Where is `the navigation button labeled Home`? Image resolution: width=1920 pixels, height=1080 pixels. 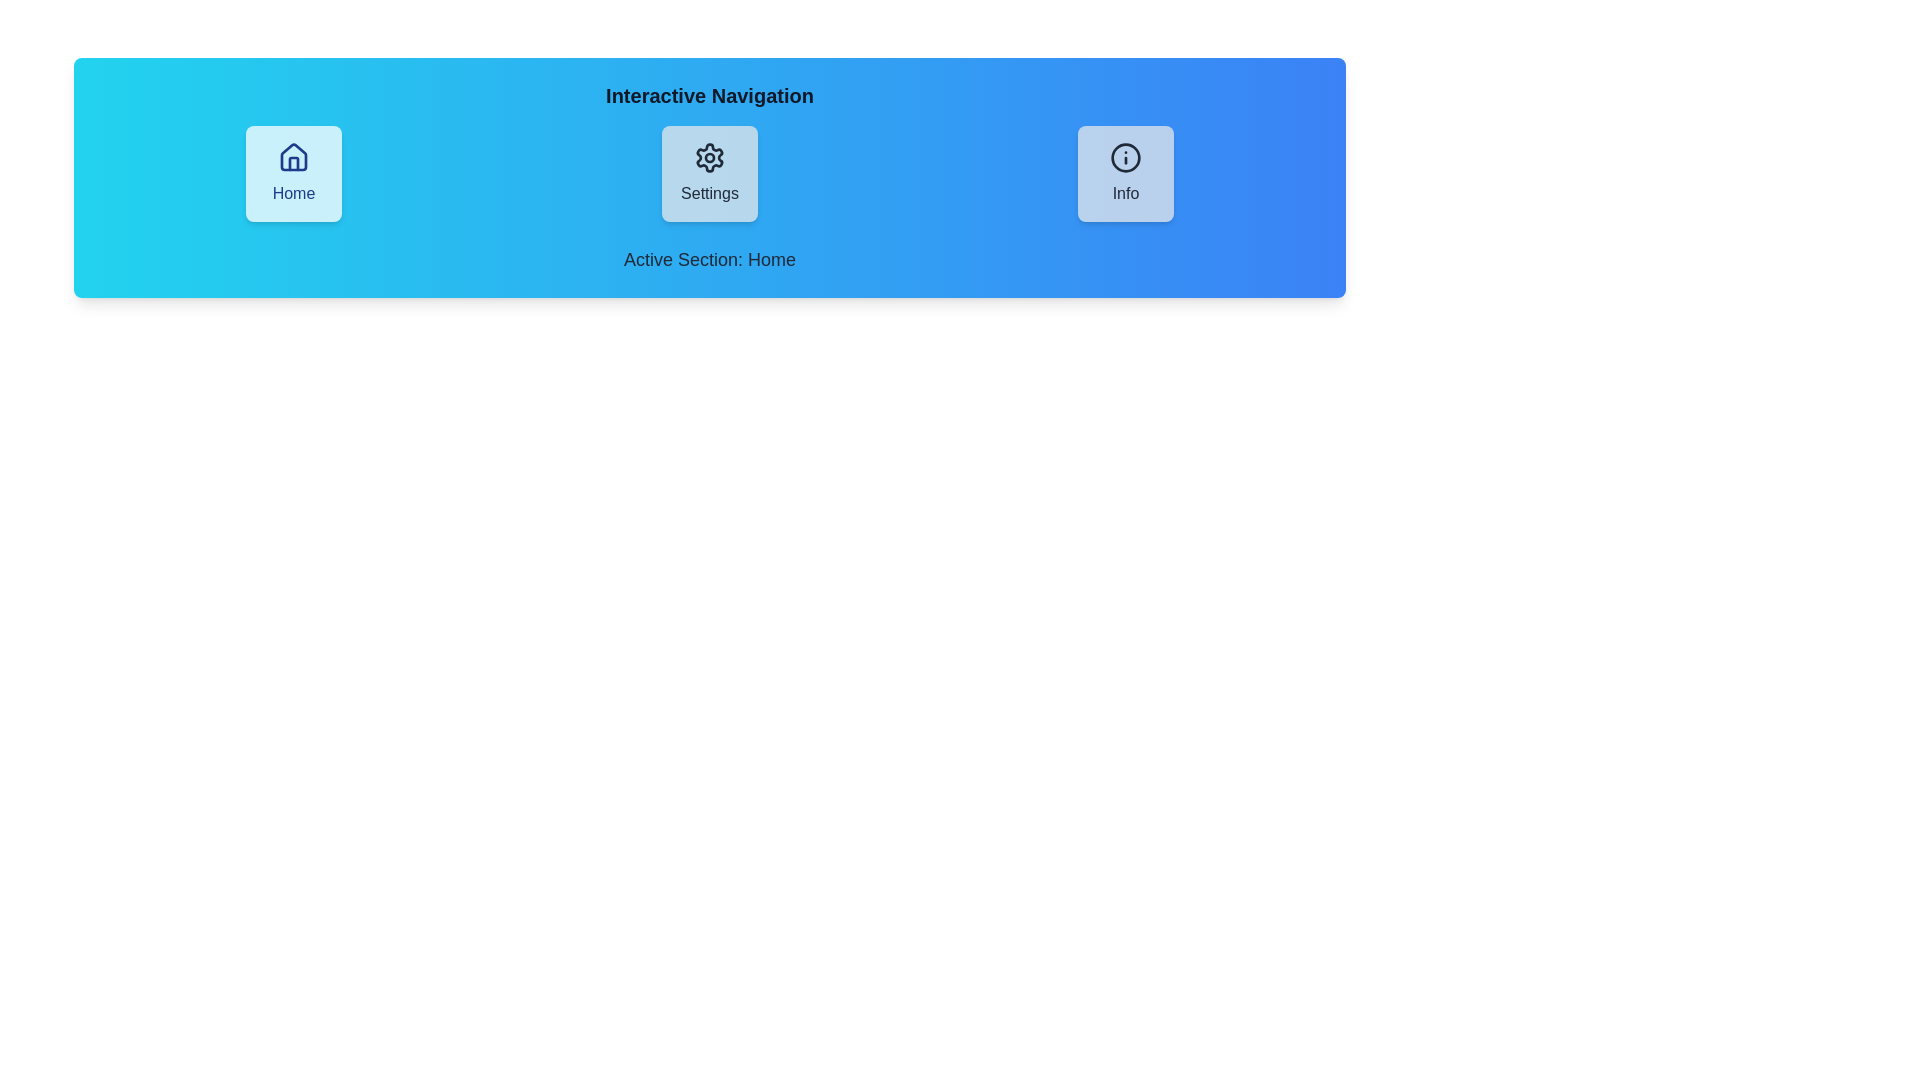
the navigation button labeled Home is located at coordinates (292, 172).